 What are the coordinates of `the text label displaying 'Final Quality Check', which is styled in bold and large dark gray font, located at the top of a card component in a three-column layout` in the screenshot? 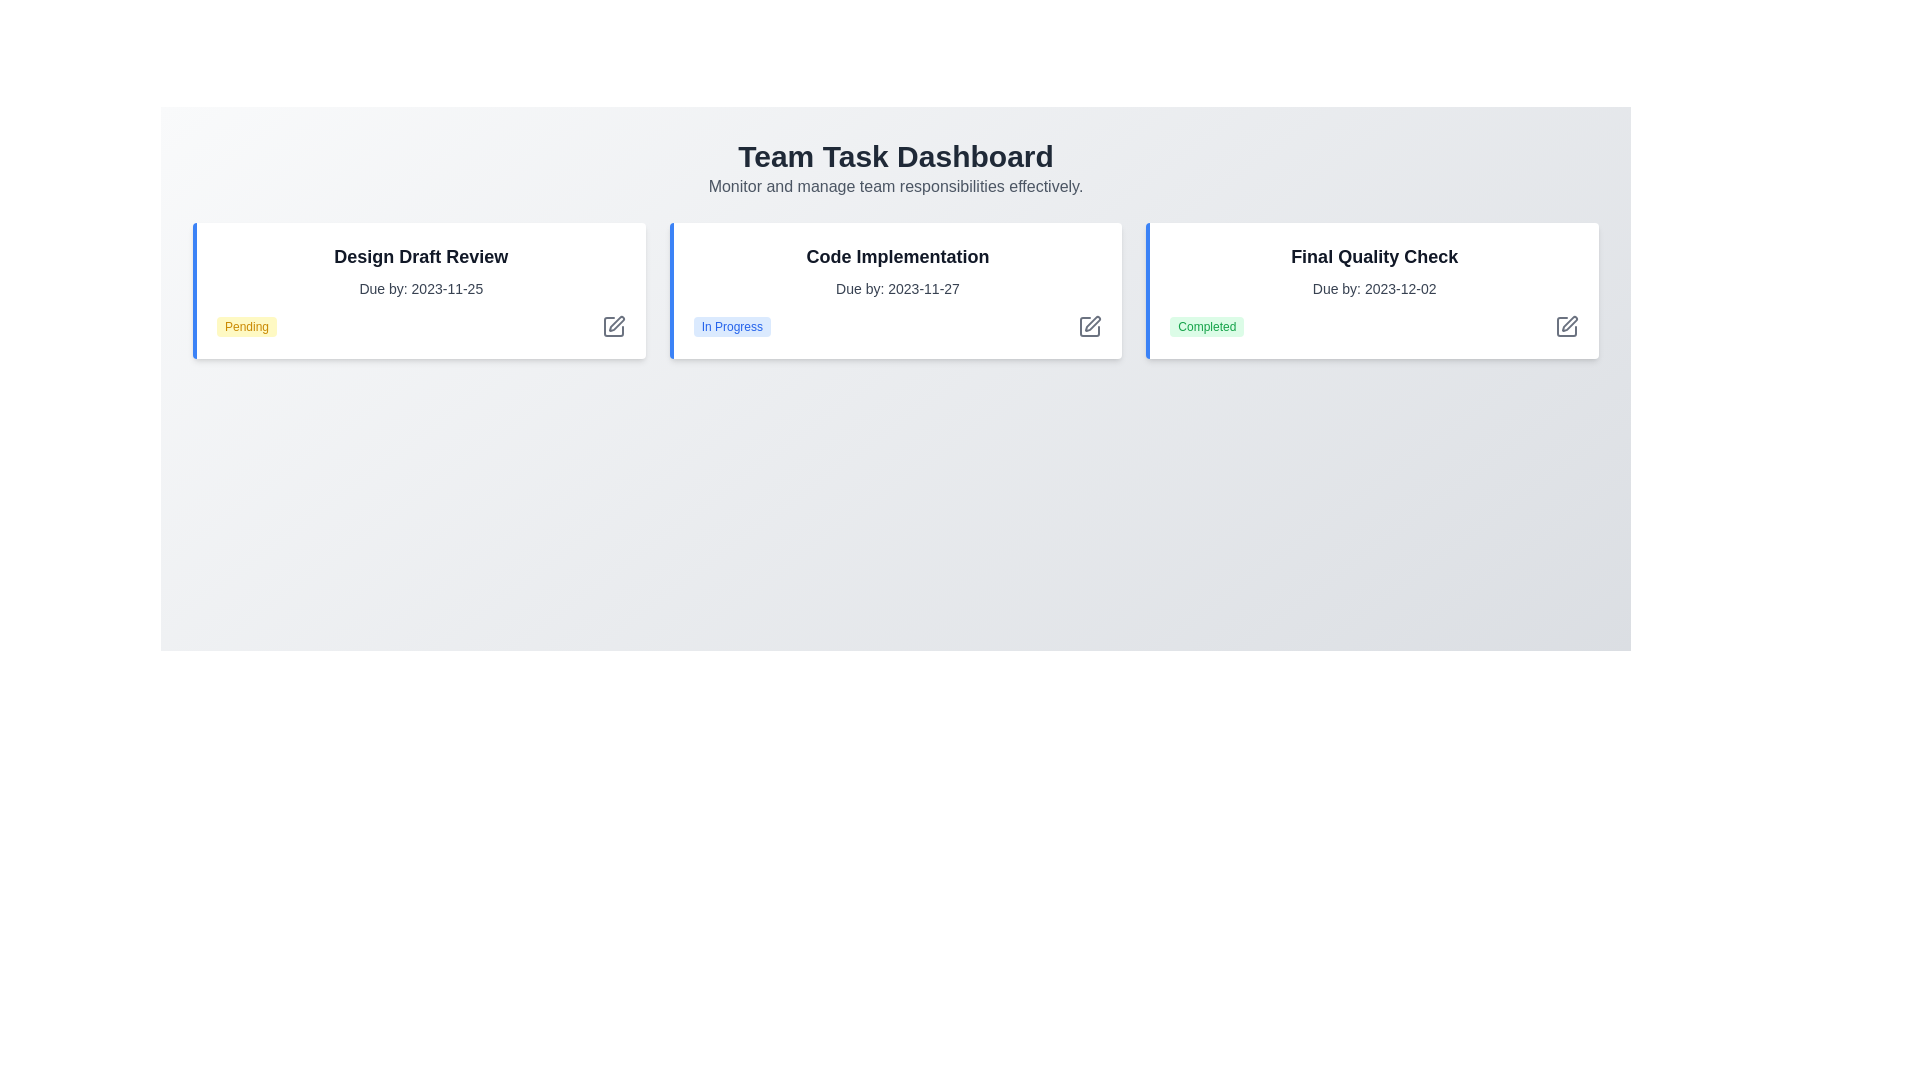 It's located at (1373, 256).